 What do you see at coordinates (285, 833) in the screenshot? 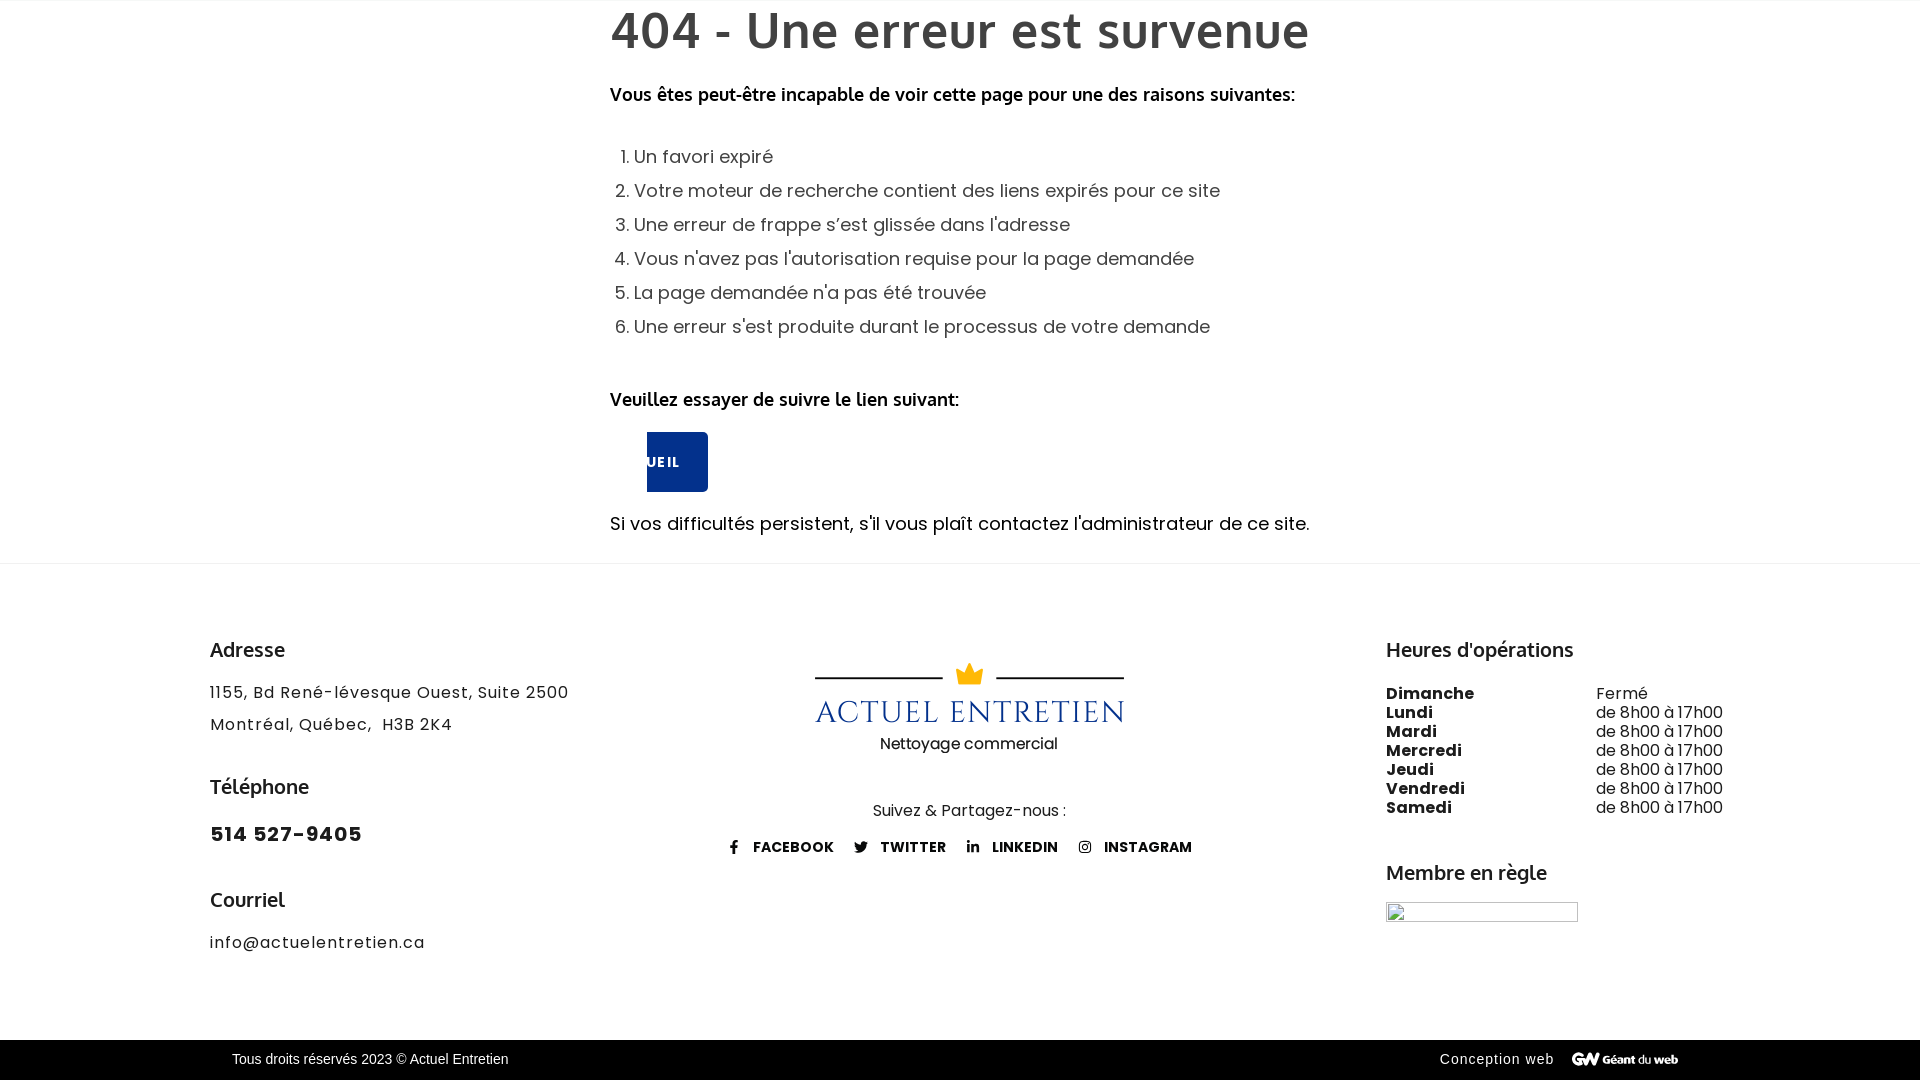
I see `'514 527-9405'` at bounding box center [285, 833].